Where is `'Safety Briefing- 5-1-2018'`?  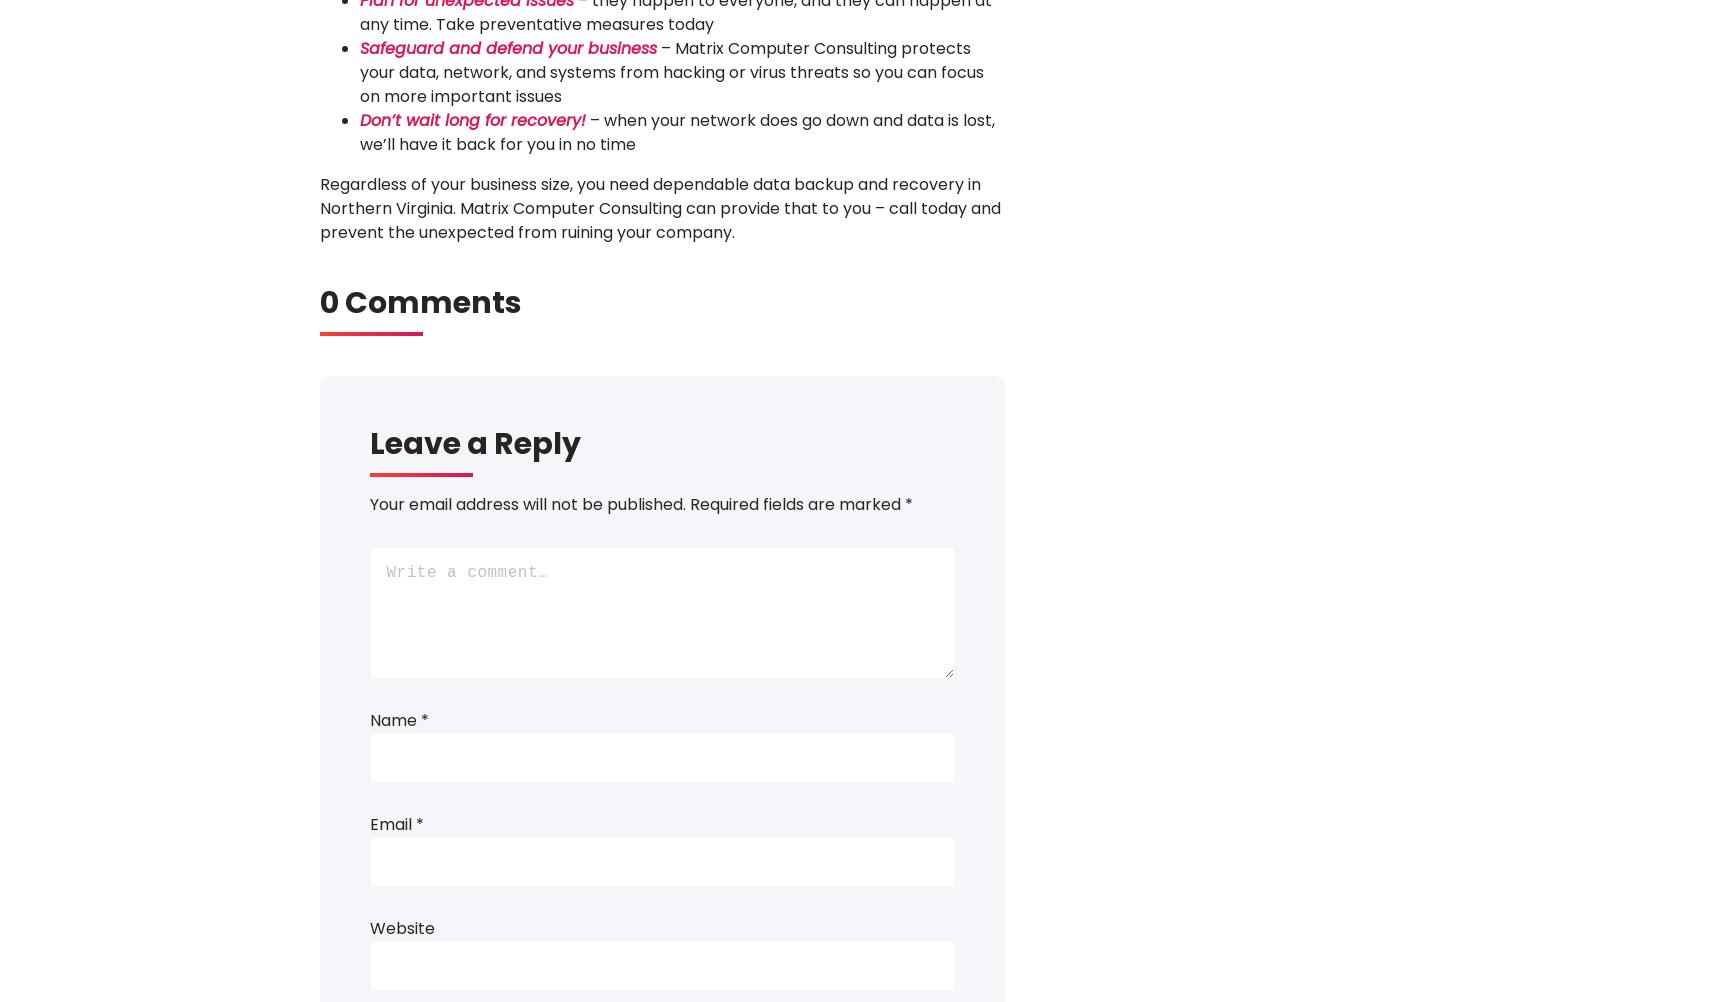
'Safety Briefing- 5-1-2018' is located at coordinates (716, 740).